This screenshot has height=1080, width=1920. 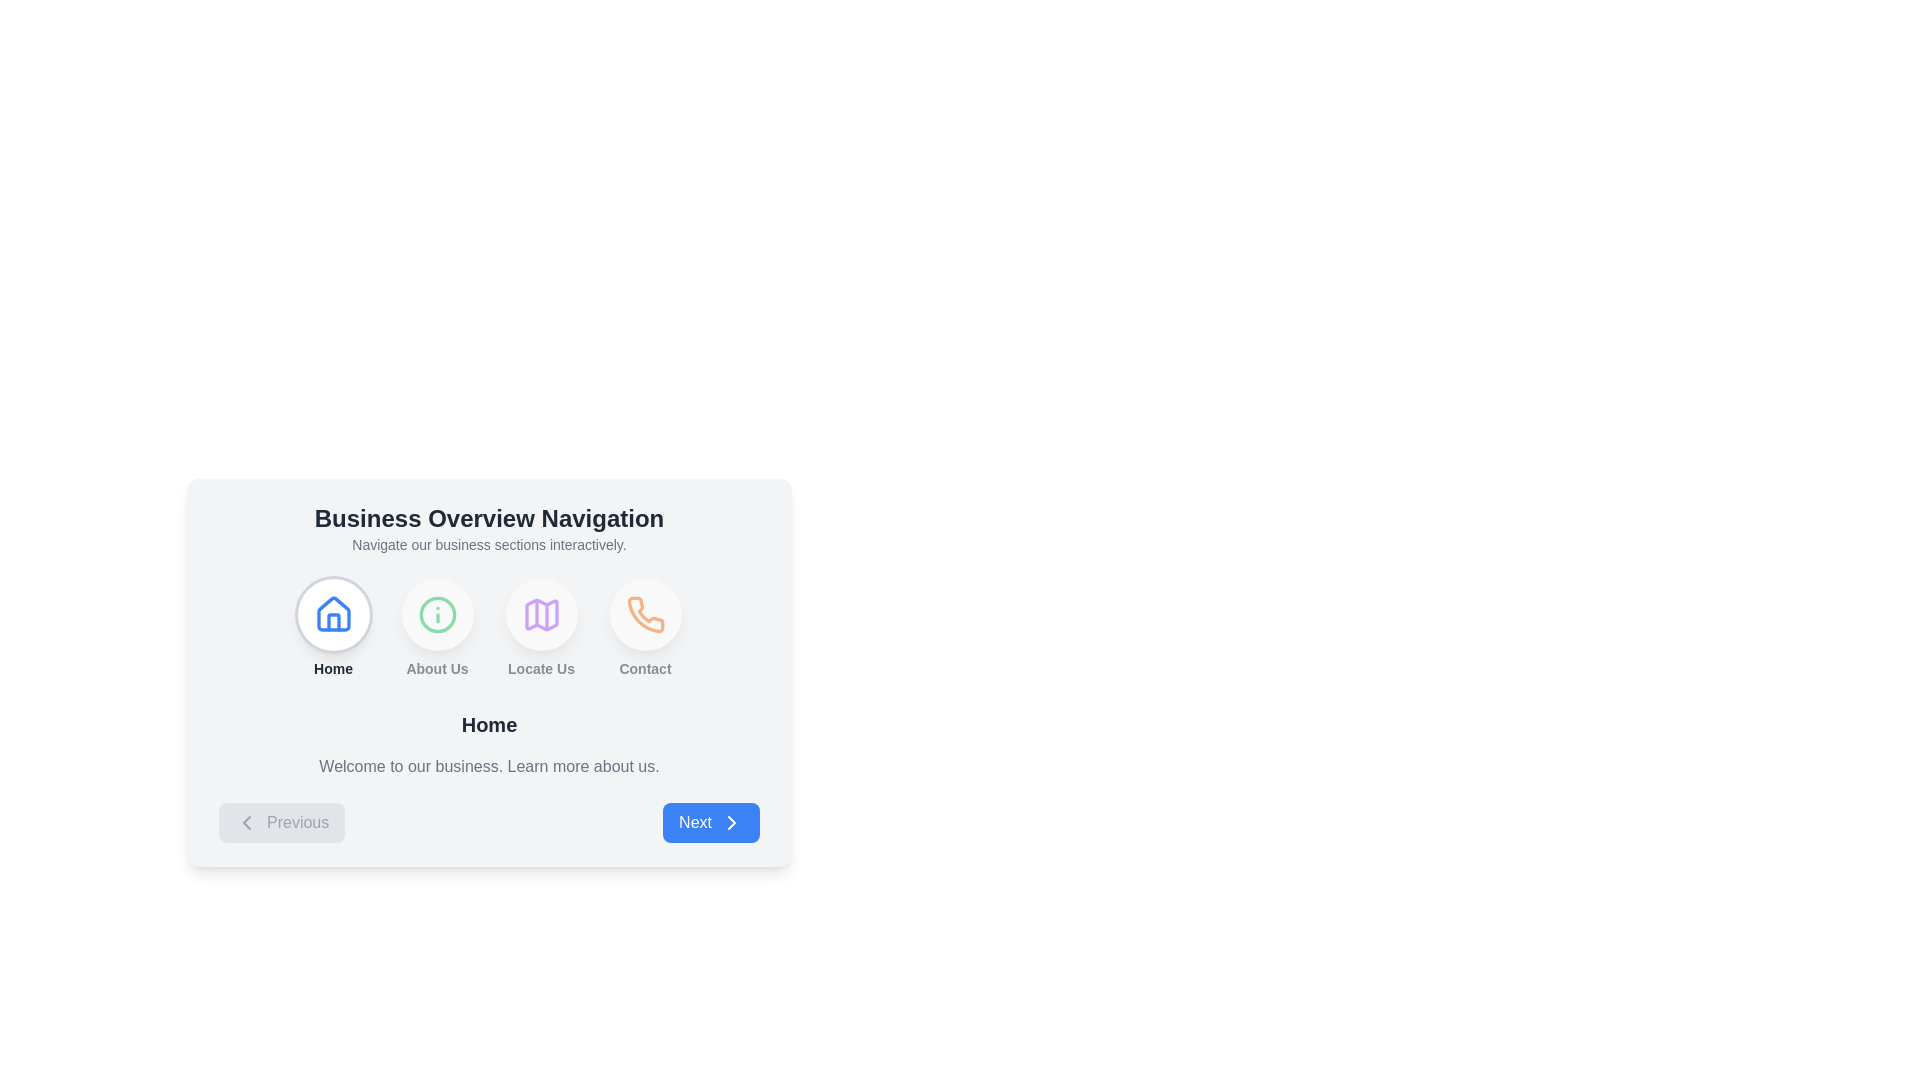 I want to click on the disabled 'Previous' button located at the bottom left of the navigation section, which is positioned to the left of the 'Next' button, so click(x=281, y=822).